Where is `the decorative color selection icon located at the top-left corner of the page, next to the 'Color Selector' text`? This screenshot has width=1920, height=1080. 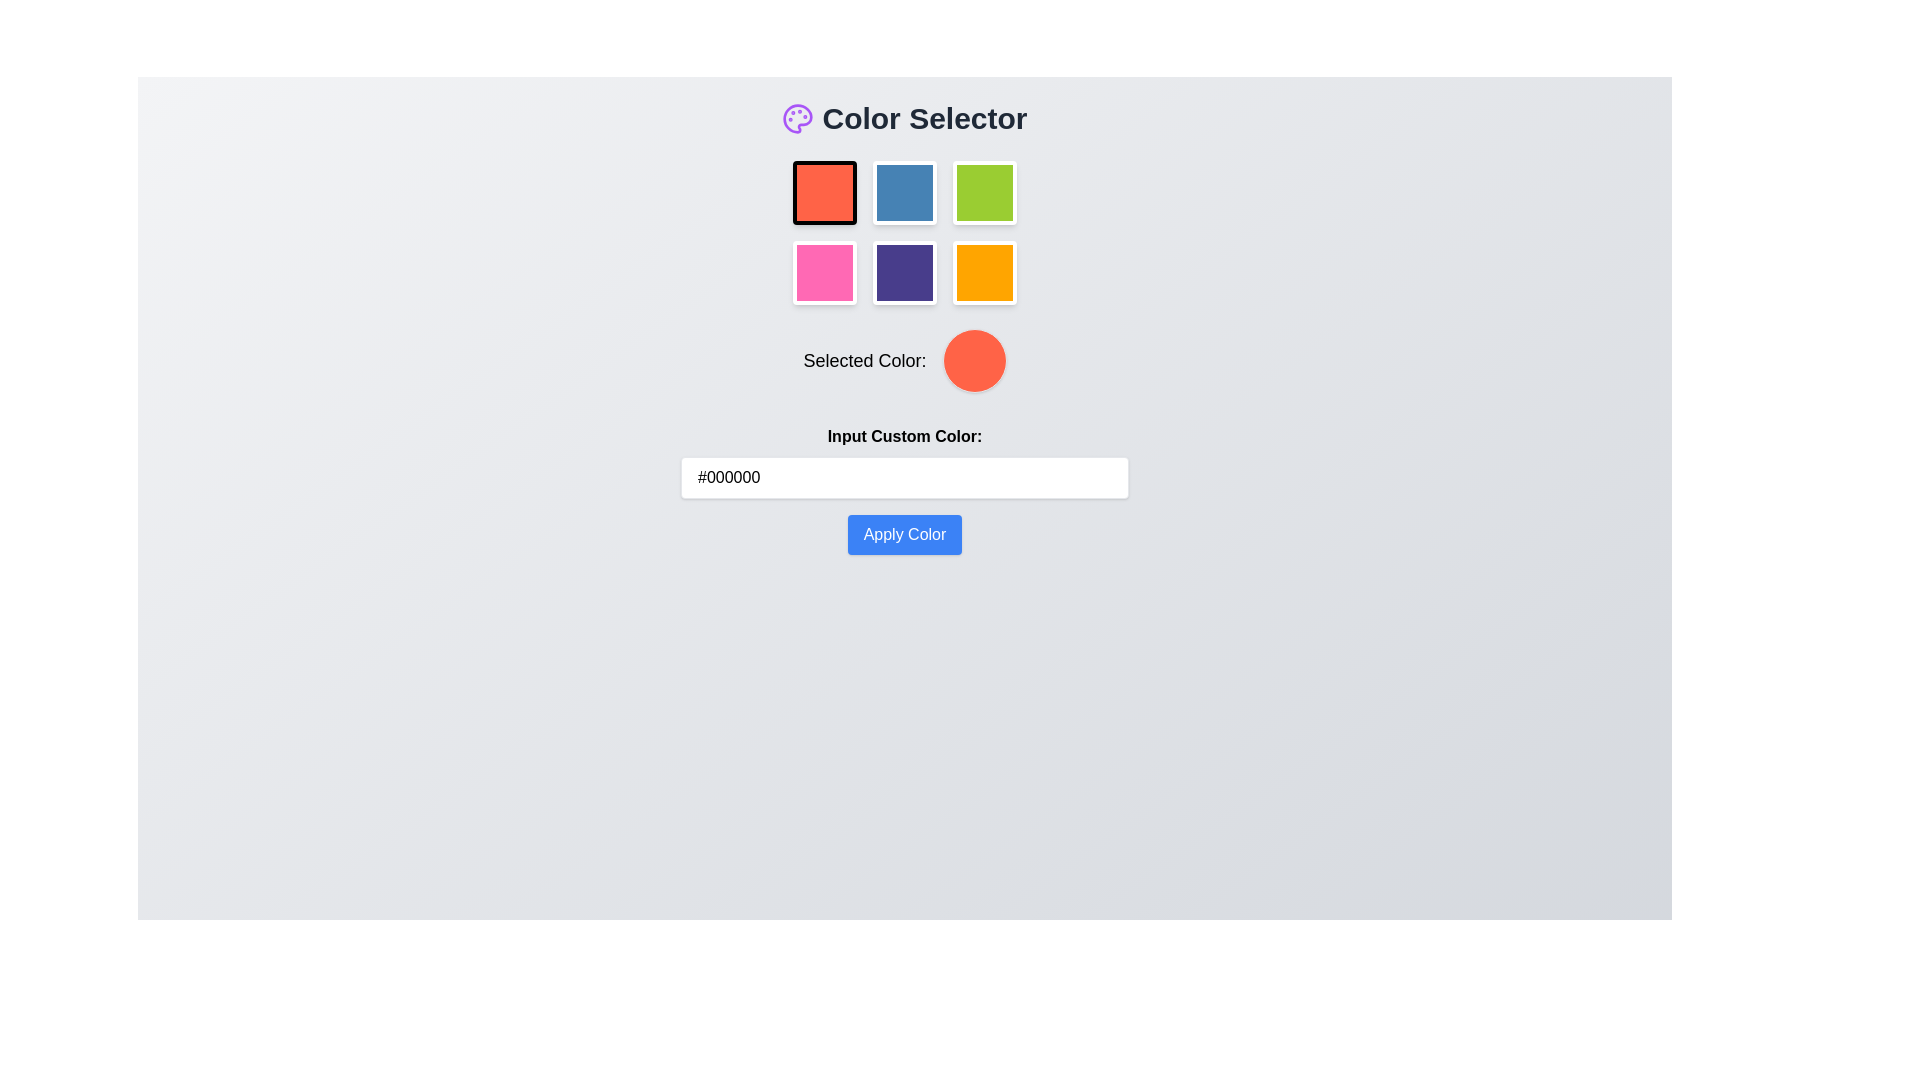 the decorative color selection icon located at the top-left corner of the page, next to the 'Color Selector' text is located at coordinates (797, 119).